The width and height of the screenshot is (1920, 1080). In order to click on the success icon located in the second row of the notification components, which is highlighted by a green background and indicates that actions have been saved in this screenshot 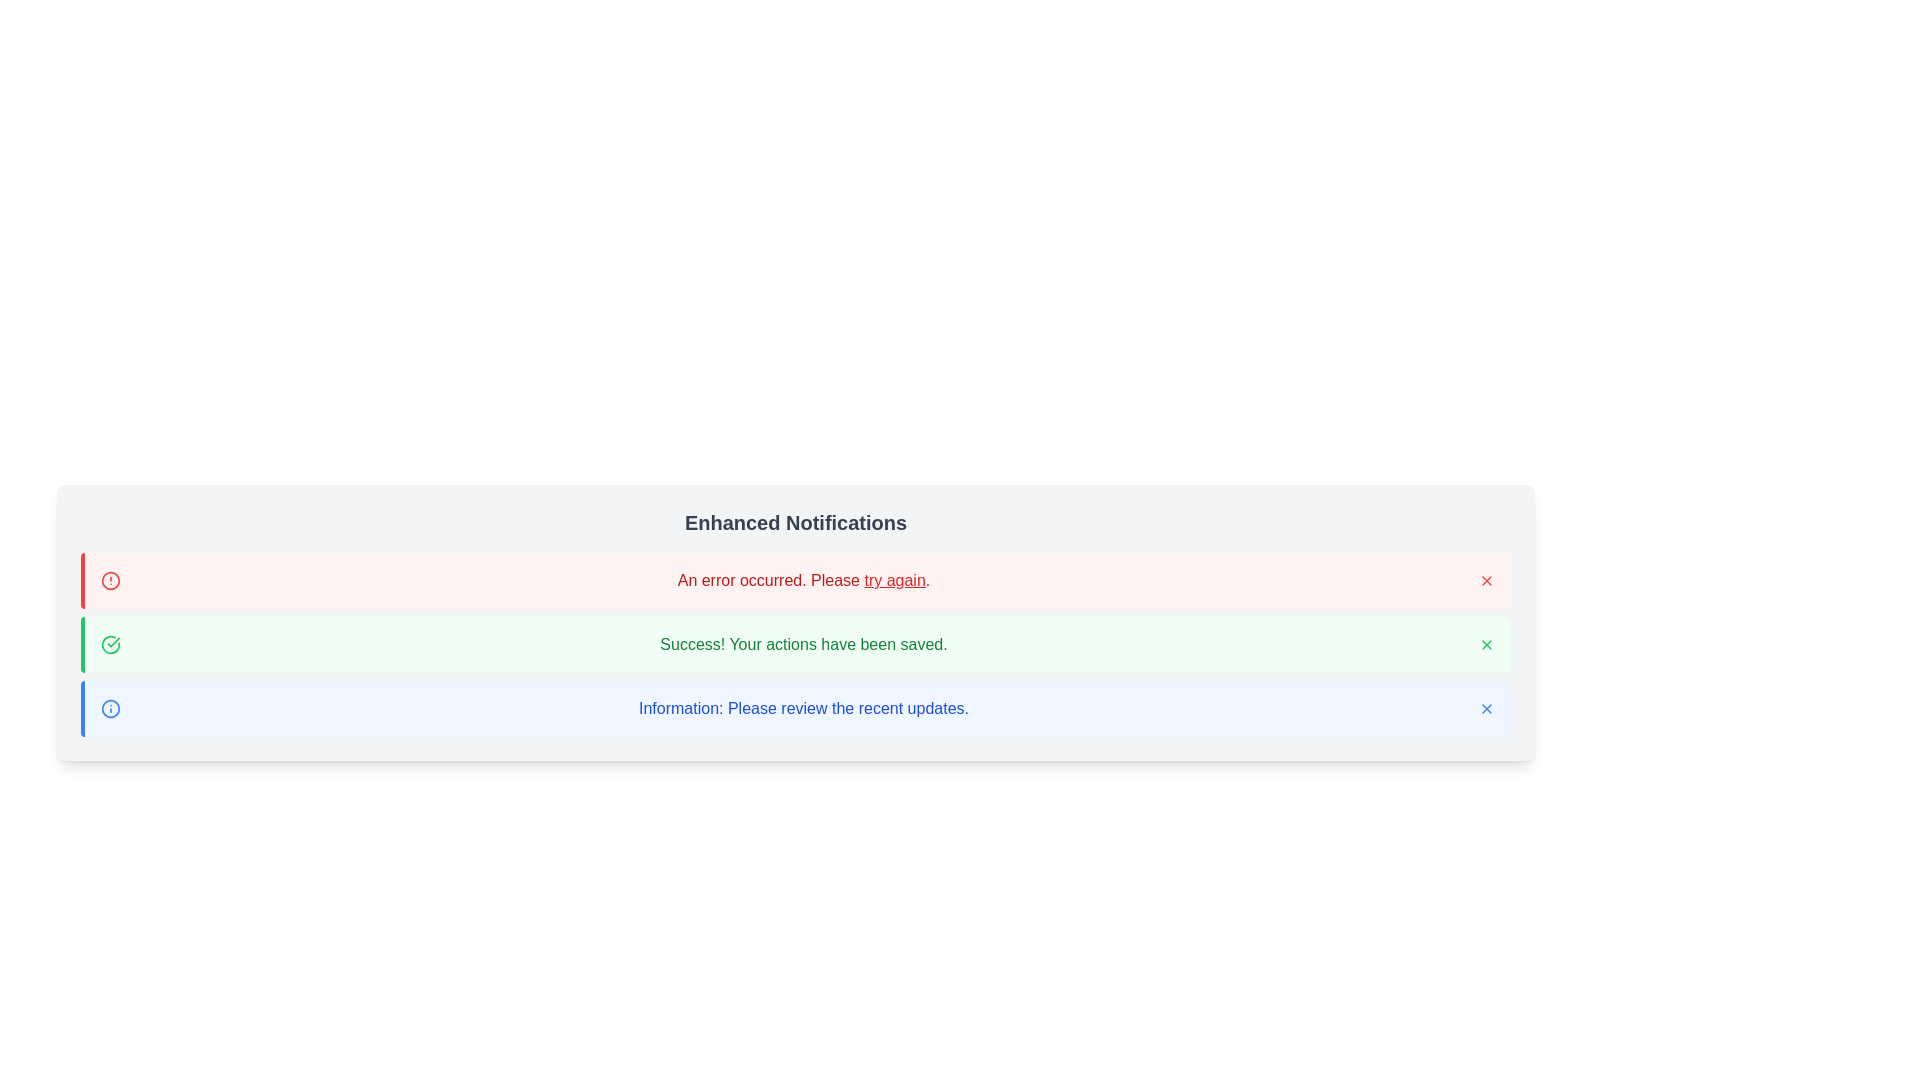, I will do `click(109, 644)`.